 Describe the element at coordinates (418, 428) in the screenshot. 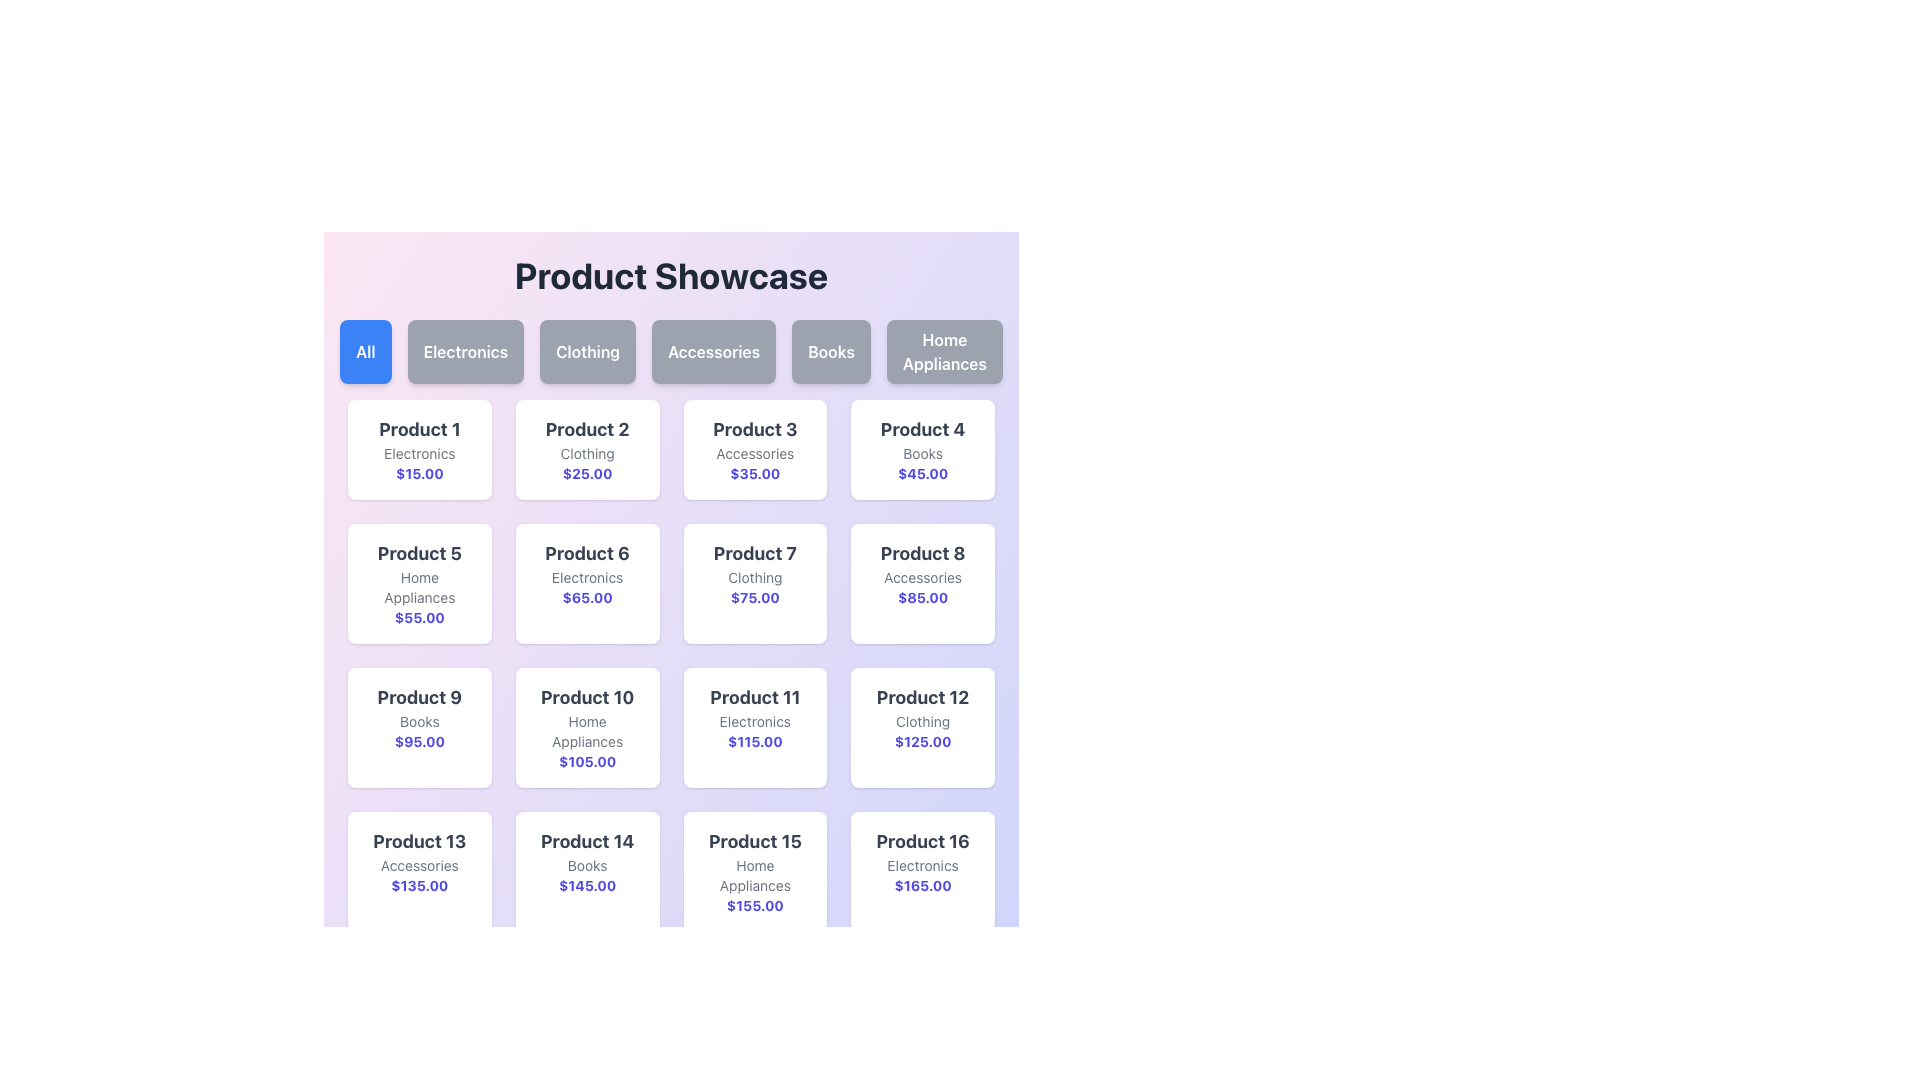

I see `text content of the bold gray label displaying 'Product 1', which is located in the top-left corner of the 'Product Showcase' grid section` at that location.